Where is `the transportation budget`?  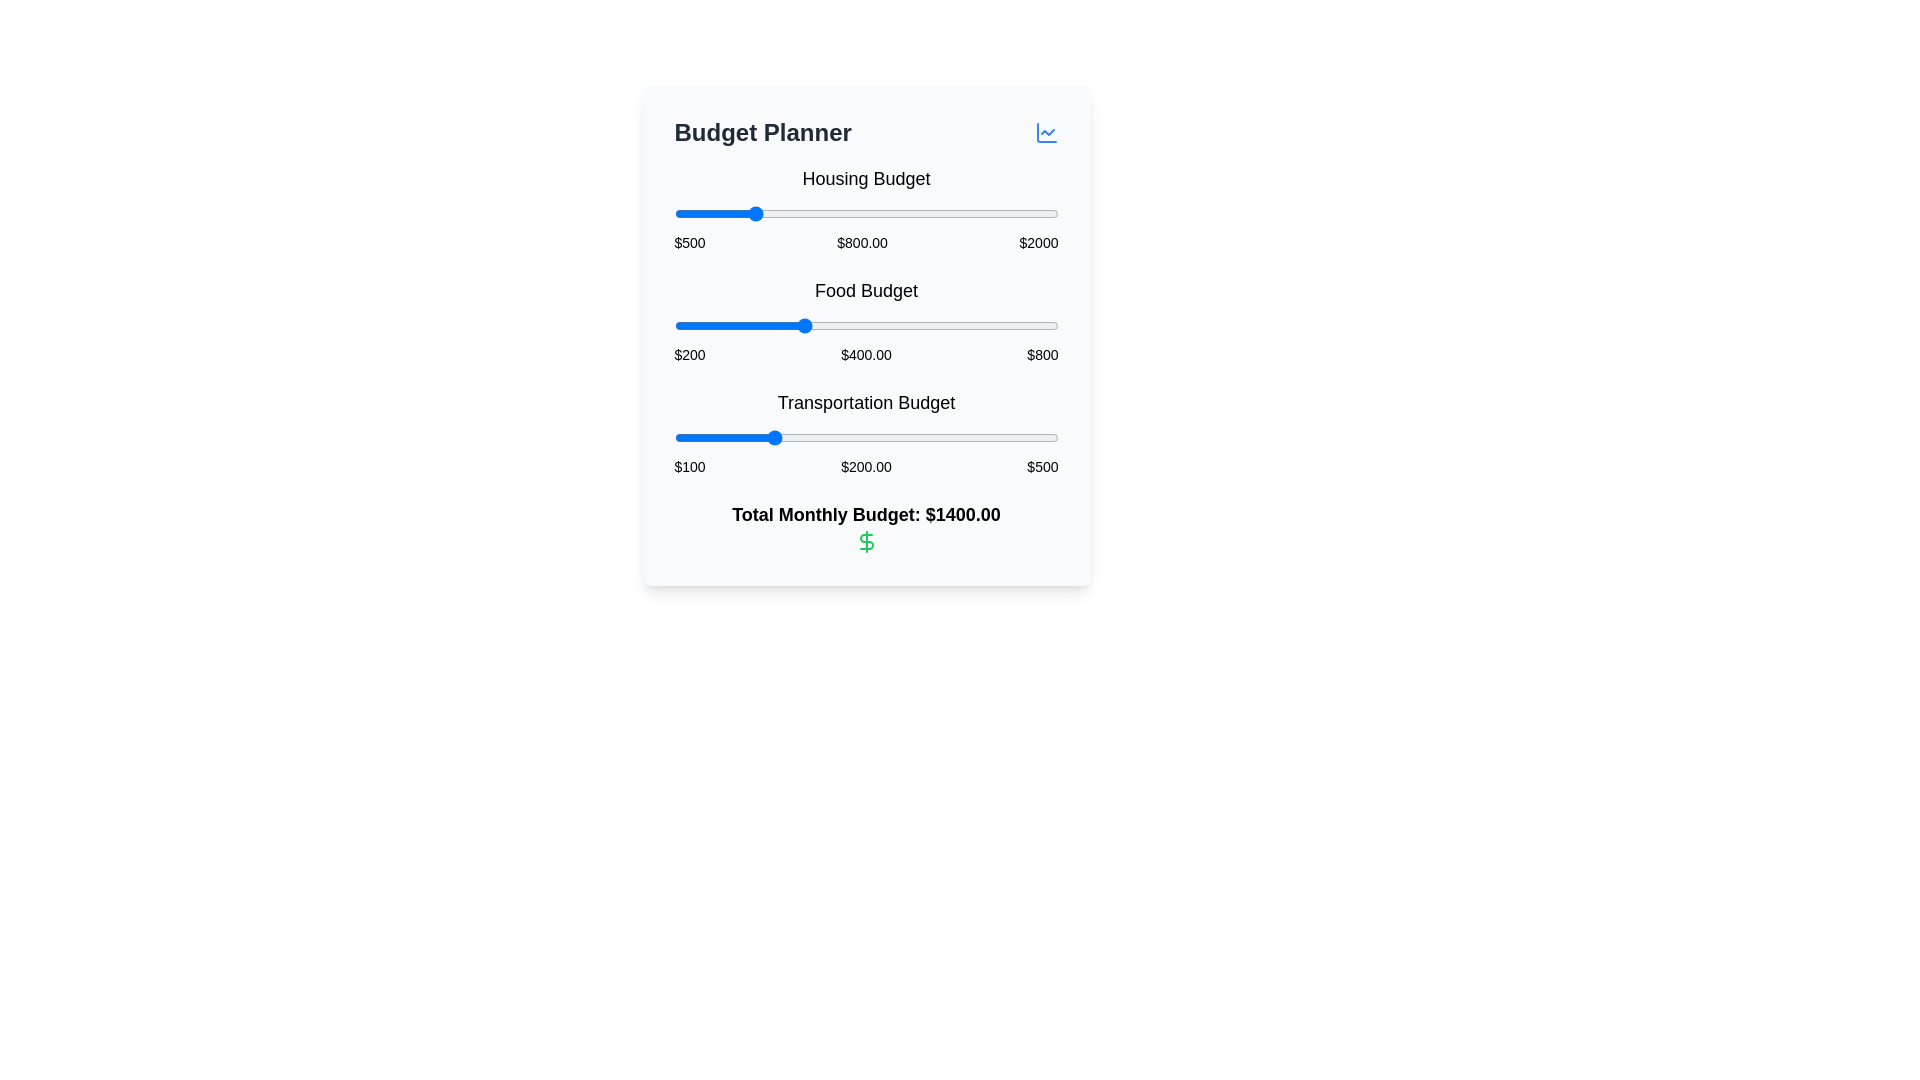
the transportation budget is located at coordinates (760, 437).